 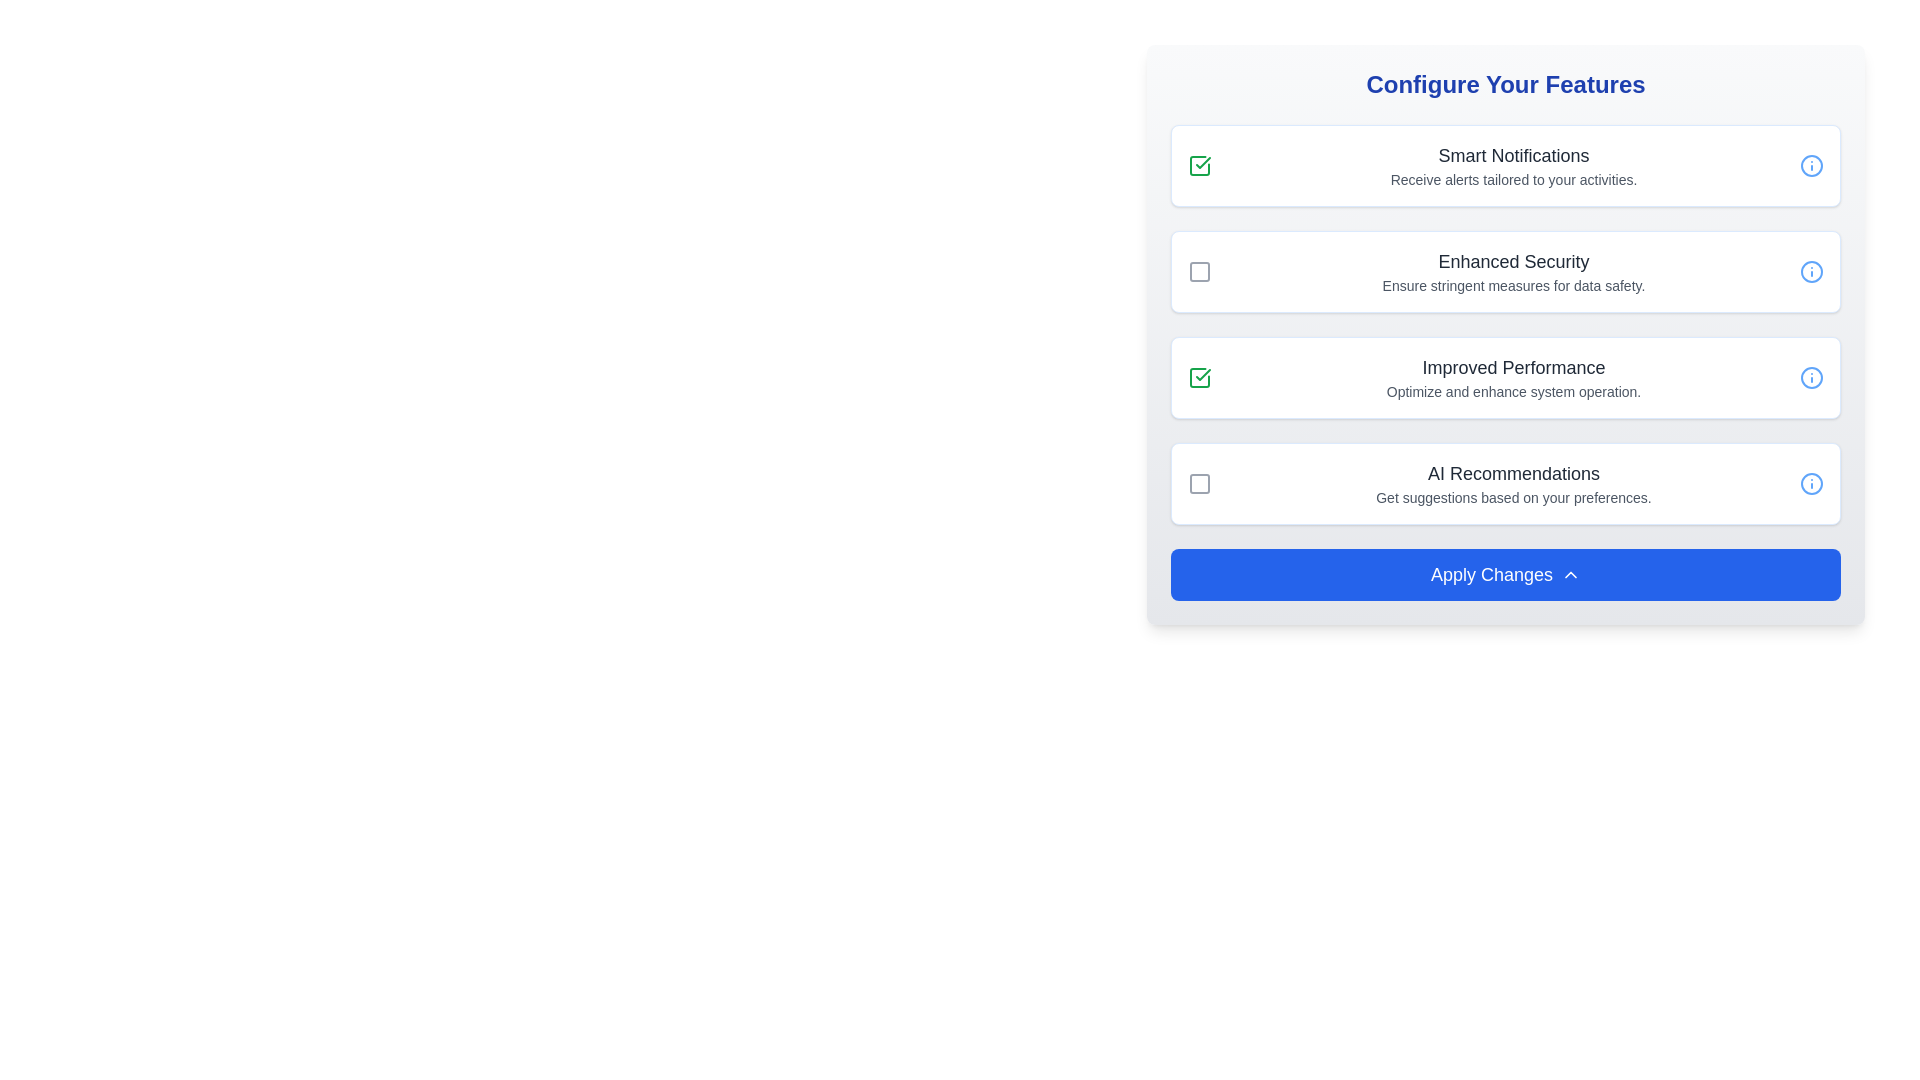 What do you see at coordinates (1811, 483) in the screenshot?
I see `the SVG circle shape that serves as the outer boundary of the informational icon located to the right of the 'AI Recommendations' text in the last row of options` at bounding box center [1811, 483].